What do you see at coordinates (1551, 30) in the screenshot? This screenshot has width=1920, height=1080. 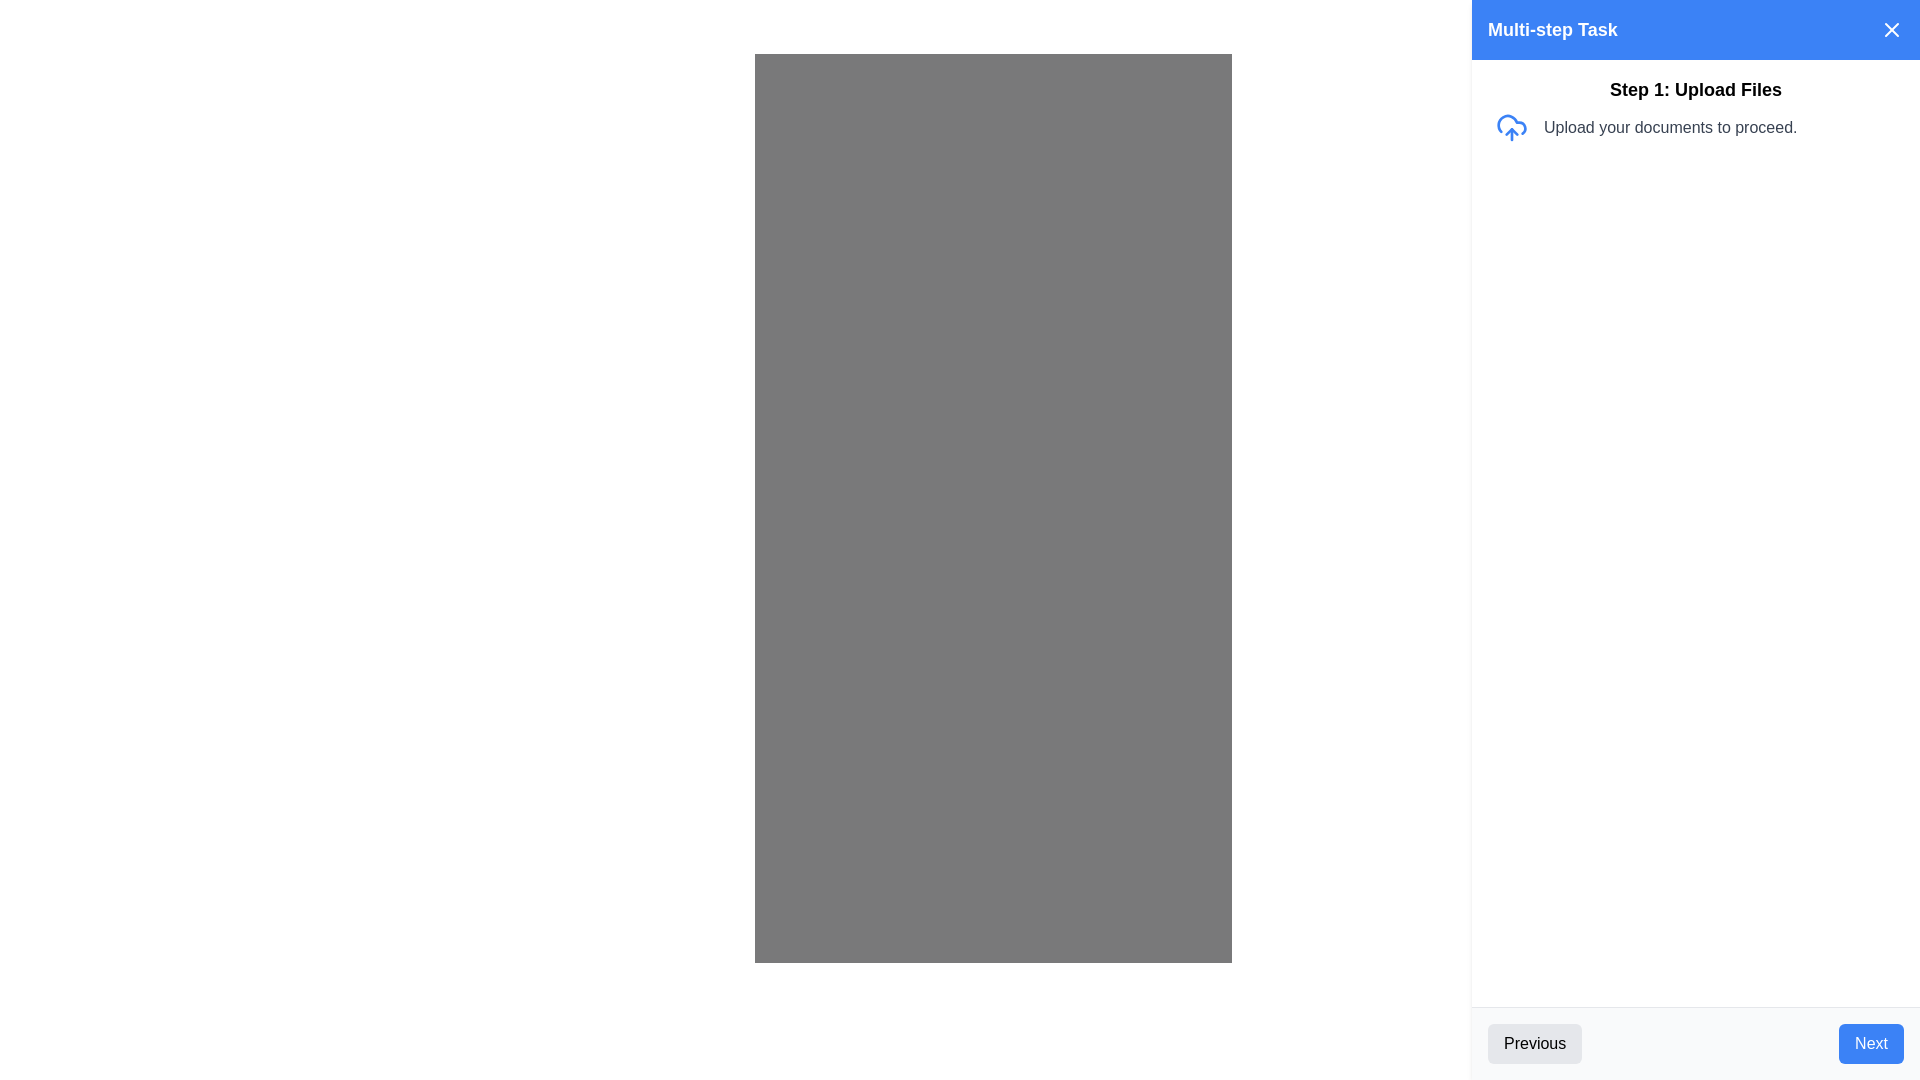 I see `the static text label displaying 'Multi-step Task' in a bold white font on a blue background, located in the top left corner of the header section` at bounding box center [1551, 30].